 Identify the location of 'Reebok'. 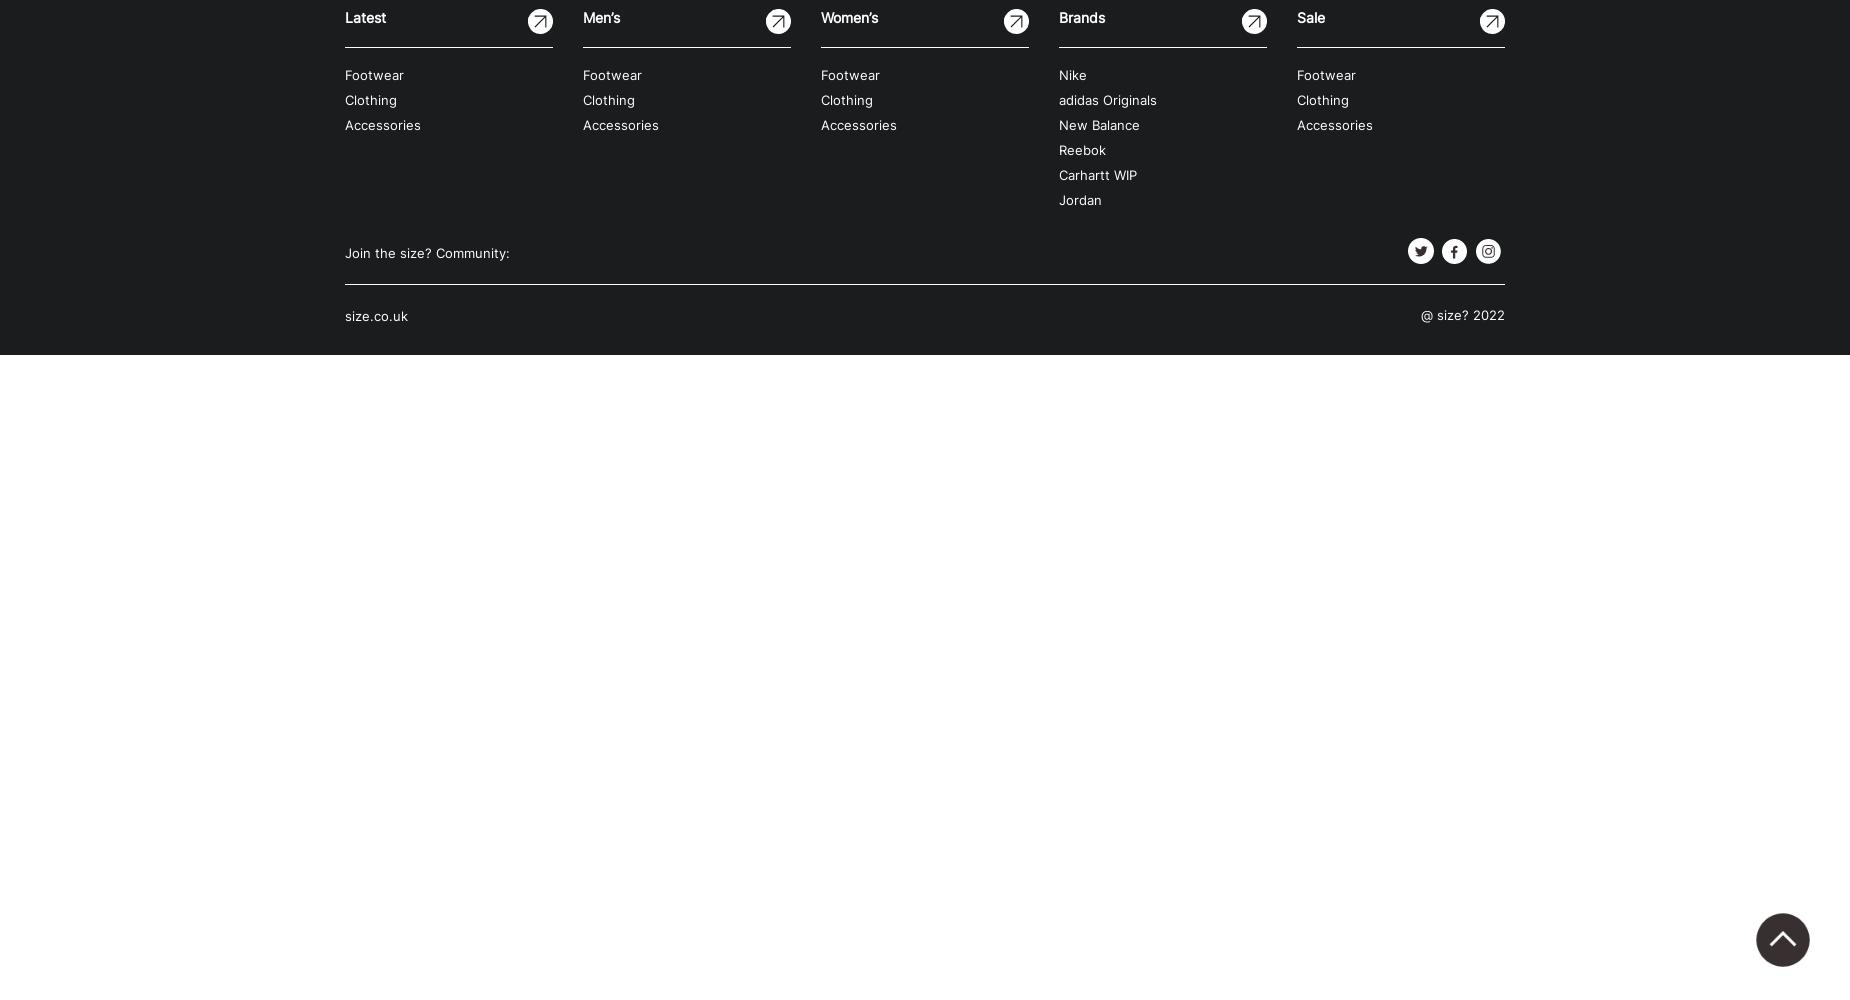
(1081, 150).